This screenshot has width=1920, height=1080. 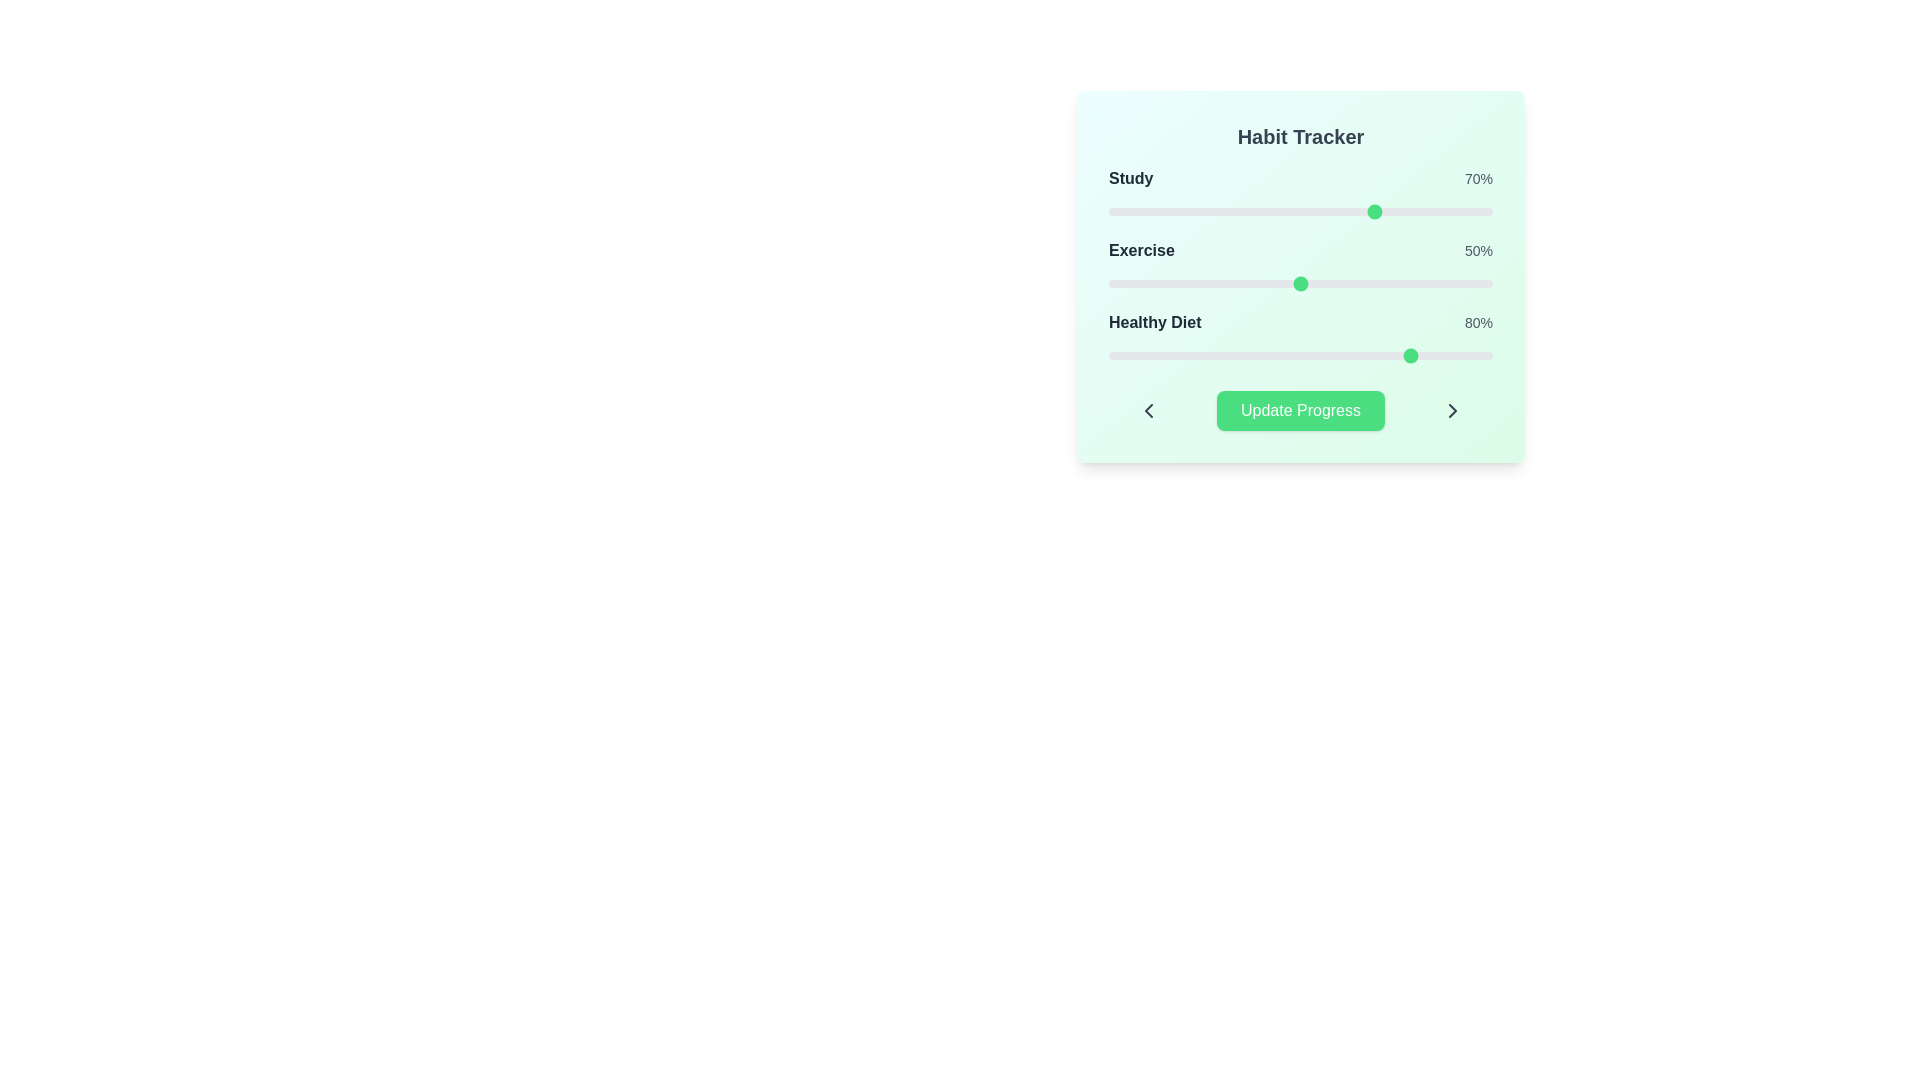 I want to click on the 'Update Progress' button, so click(x=1300, y=410).